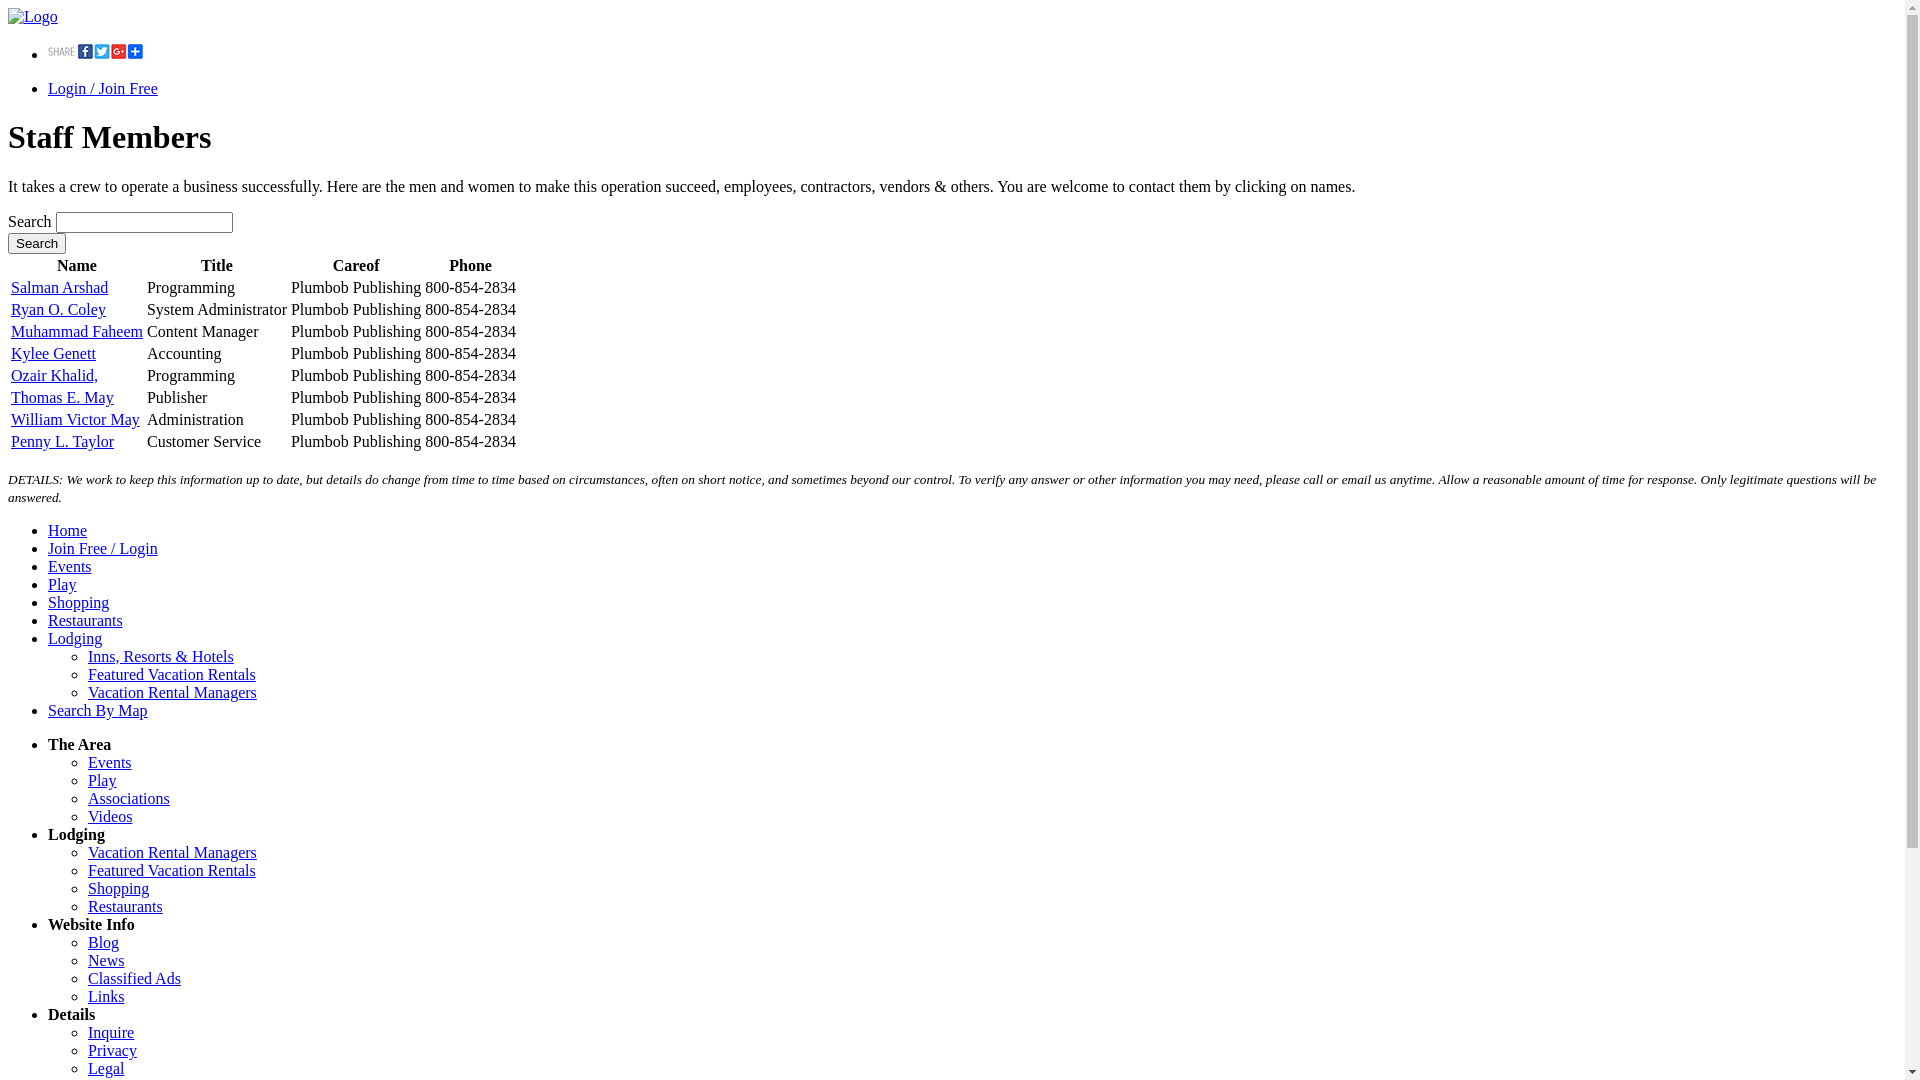  What do you see at coordinates (104, 996) in the screenshot?
I see `'Links'` at bounding box center [104, 996].